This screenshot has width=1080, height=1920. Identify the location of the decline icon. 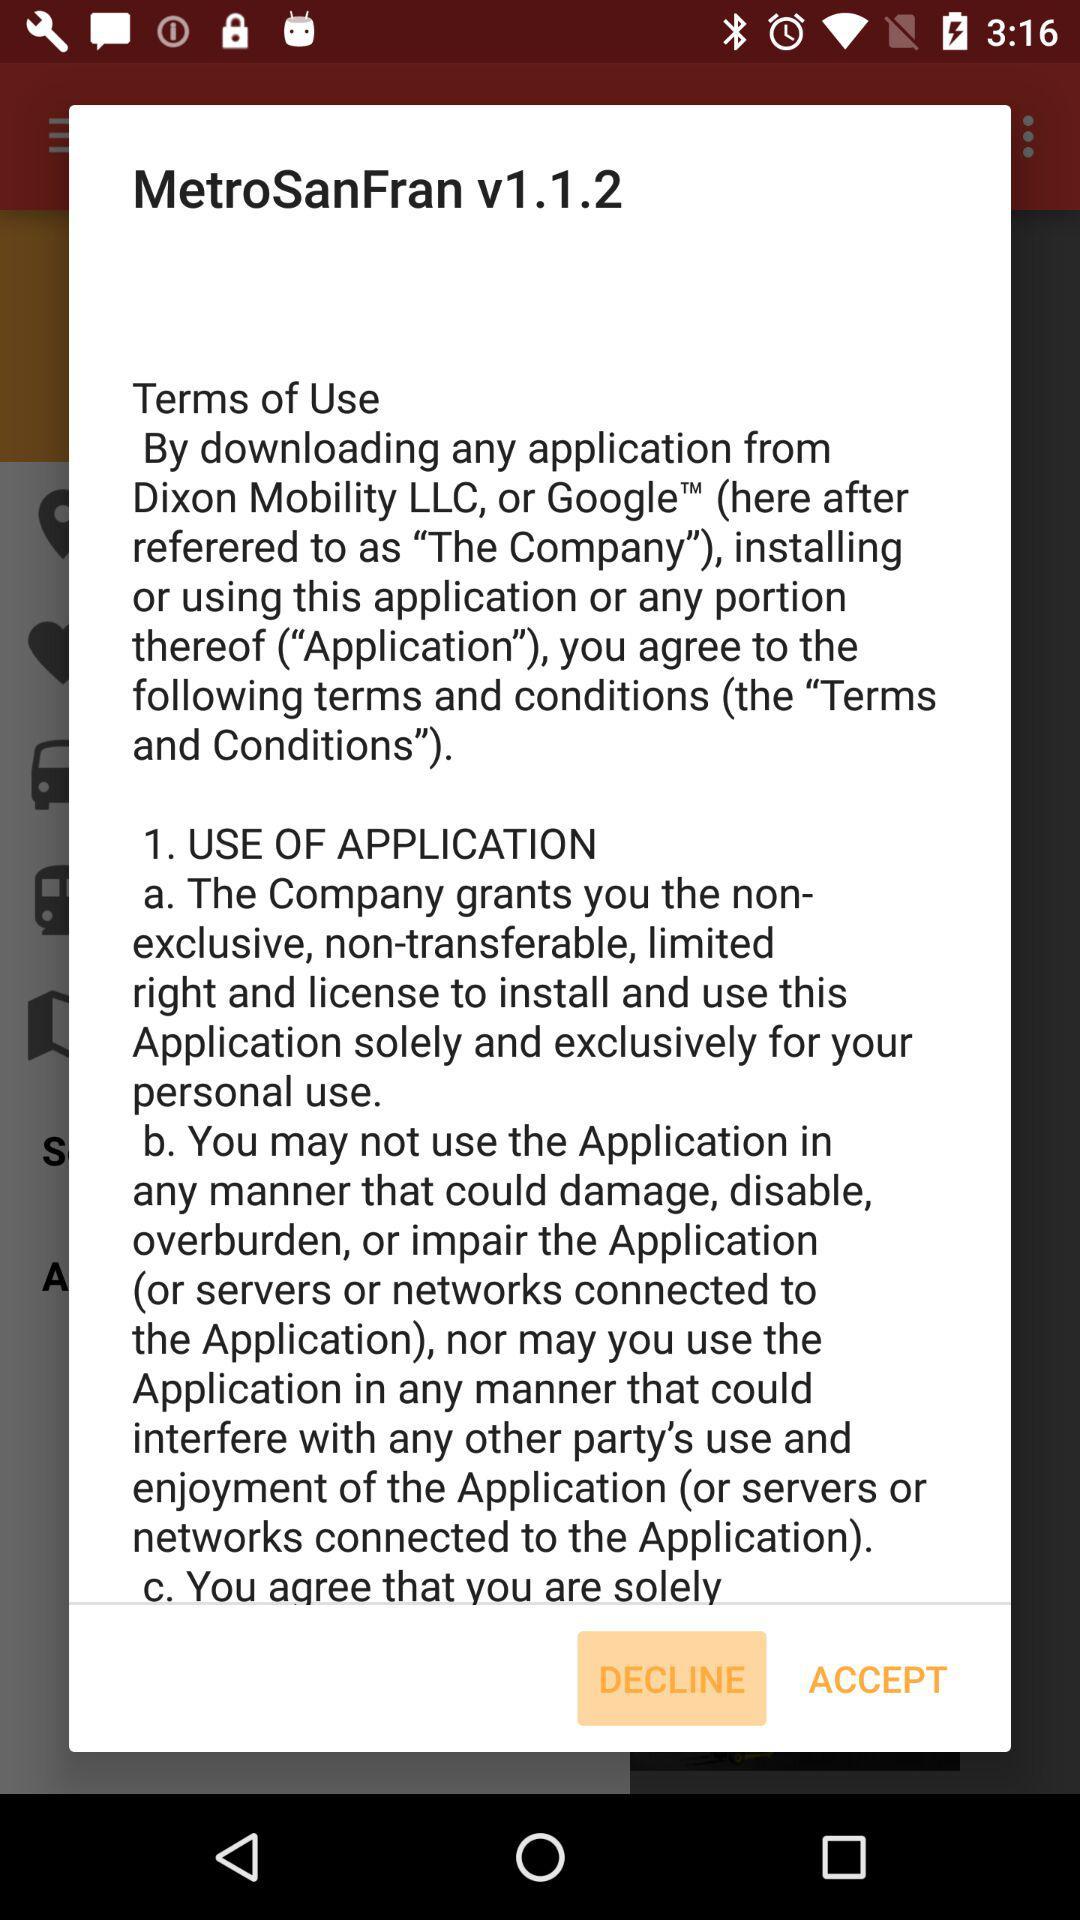
(671, 1678).